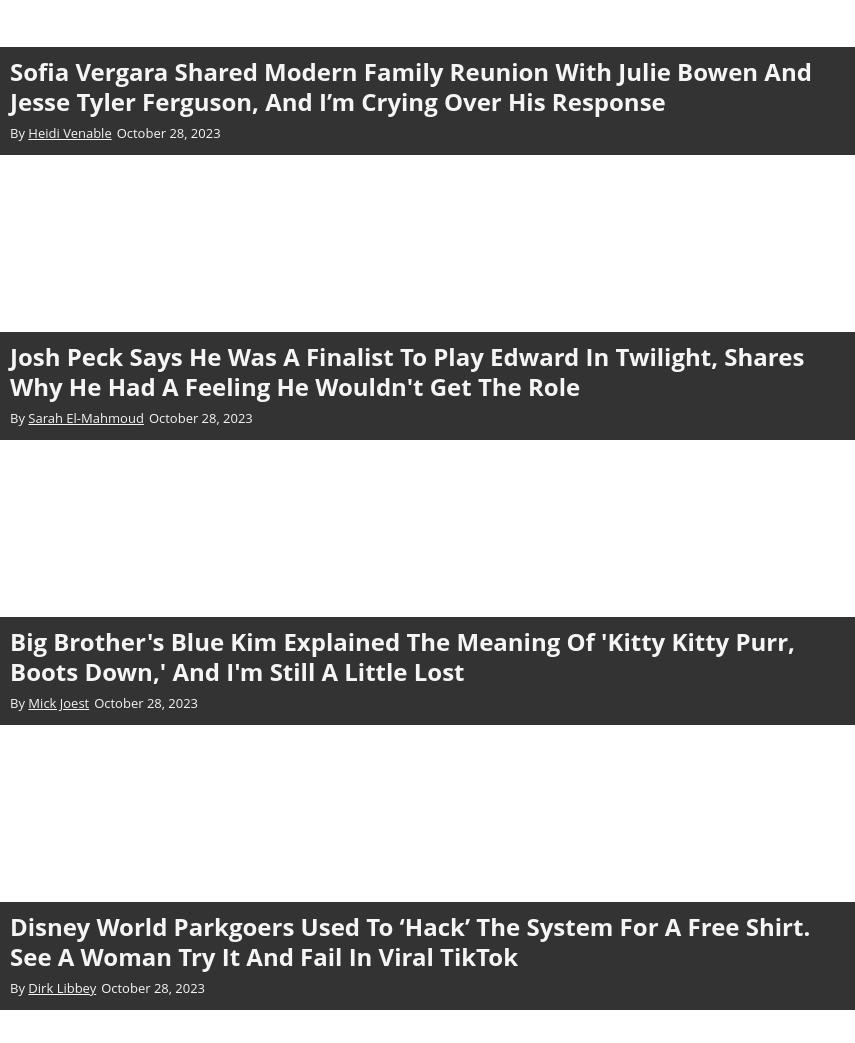 The width and height of the screenshot is (855, 1043). What do you see at coordinates (406, 370) in the screenshot?
I see `'Josh Peck Says He Was A Finalist To Play Edward In Twilight, Shares Why He Had A Feeling He Wouldn't Get The Role'` at bounding box center [406, 370].